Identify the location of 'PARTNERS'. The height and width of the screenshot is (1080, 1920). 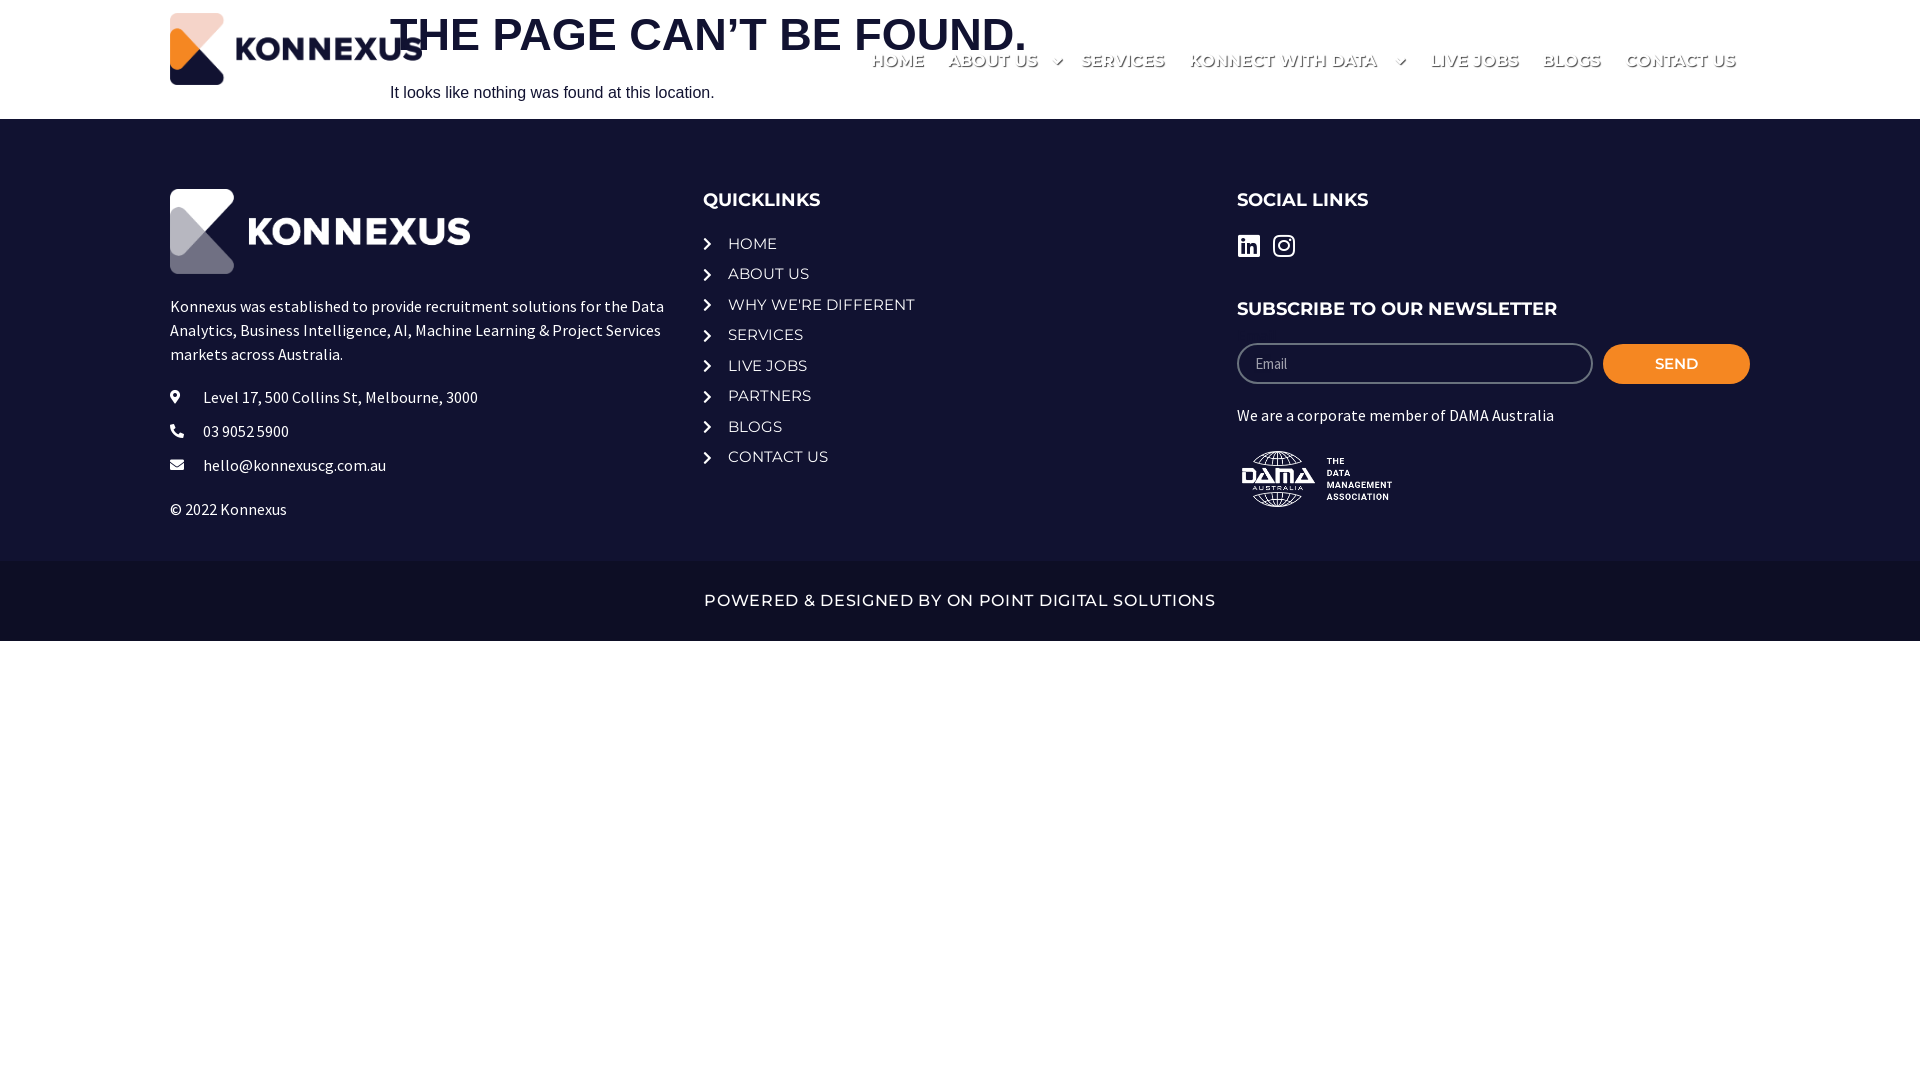
(702, 396).